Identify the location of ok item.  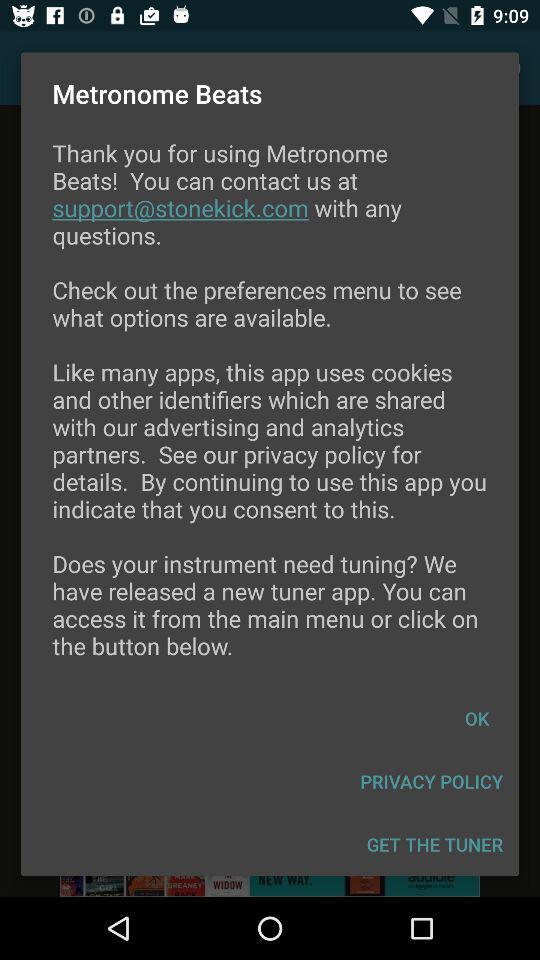
(475, 718).